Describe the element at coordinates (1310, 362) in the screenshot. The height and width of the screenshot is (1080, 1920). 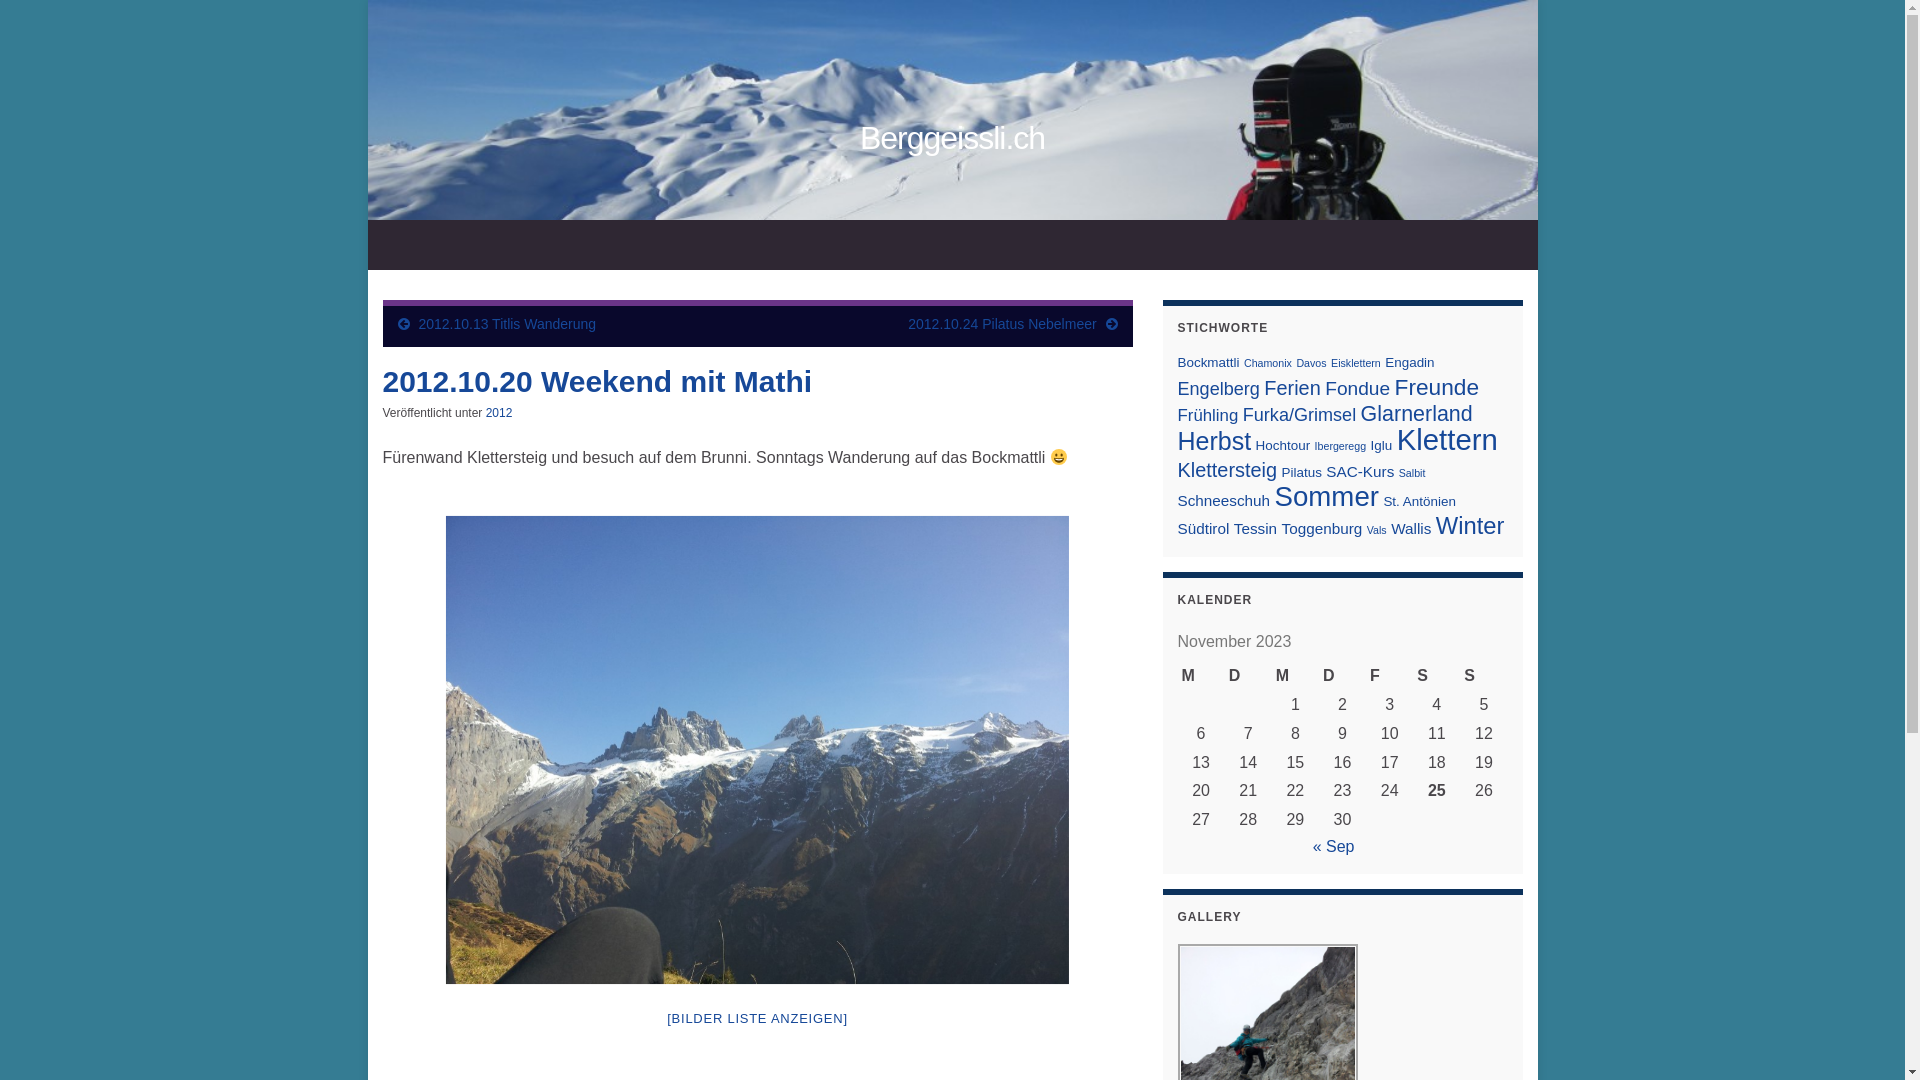
I see `'Davos'` at that location.